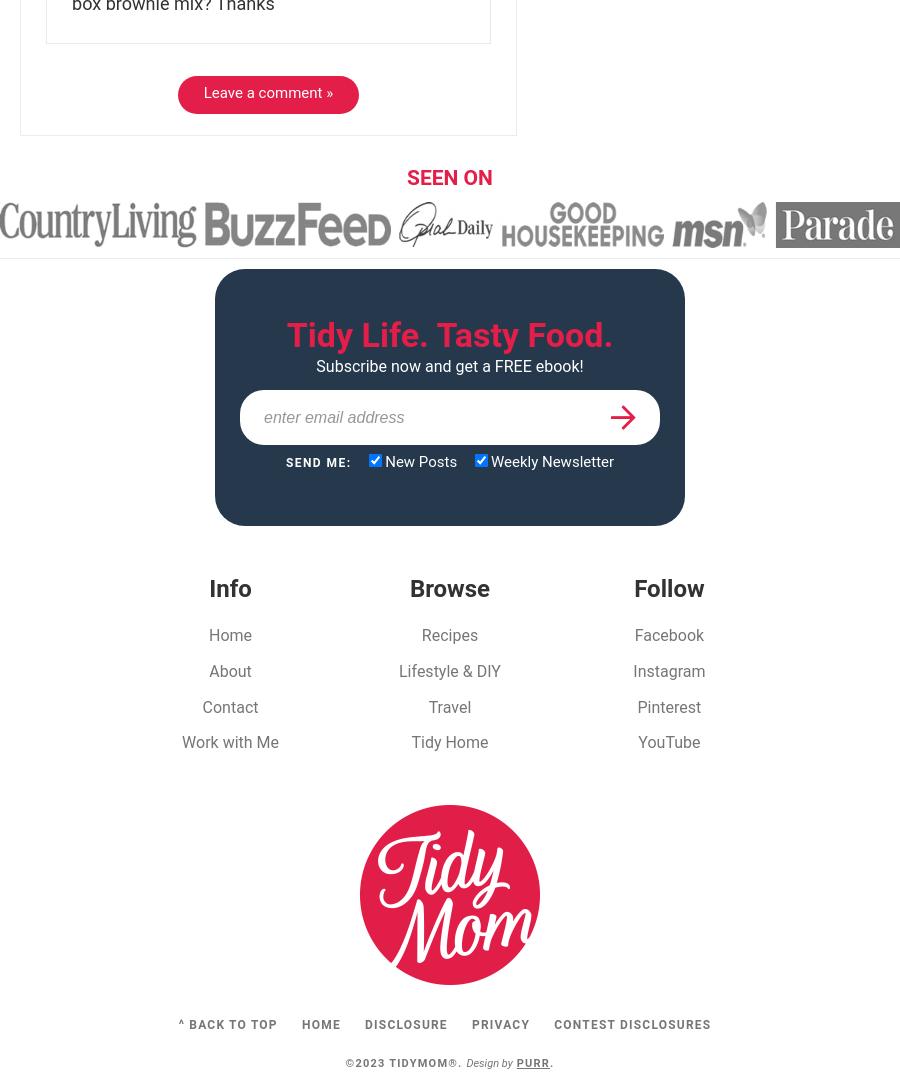 The image size is (900, 1072). I want to click on 'Contact', so click(201, 705).